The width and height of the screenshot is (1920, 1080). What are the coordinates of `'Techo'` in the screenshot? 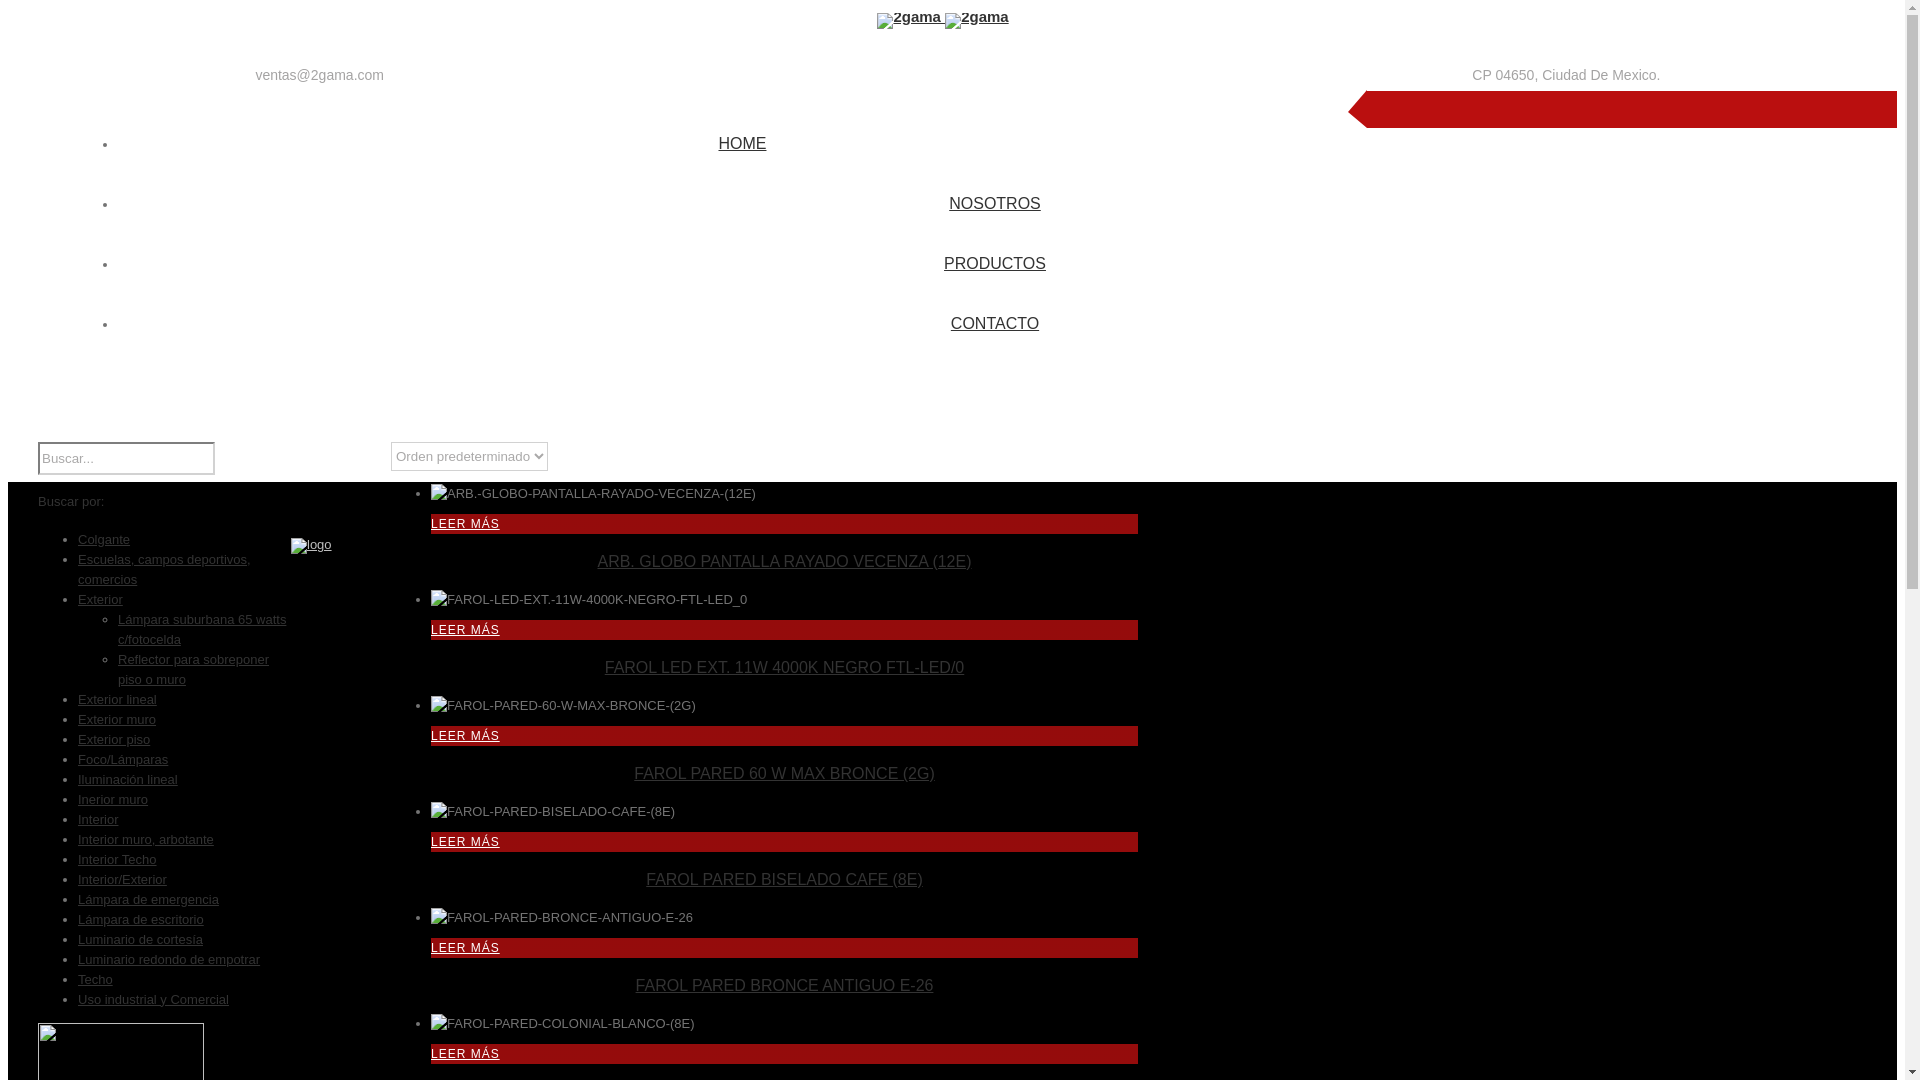 It's located at (94, 978).